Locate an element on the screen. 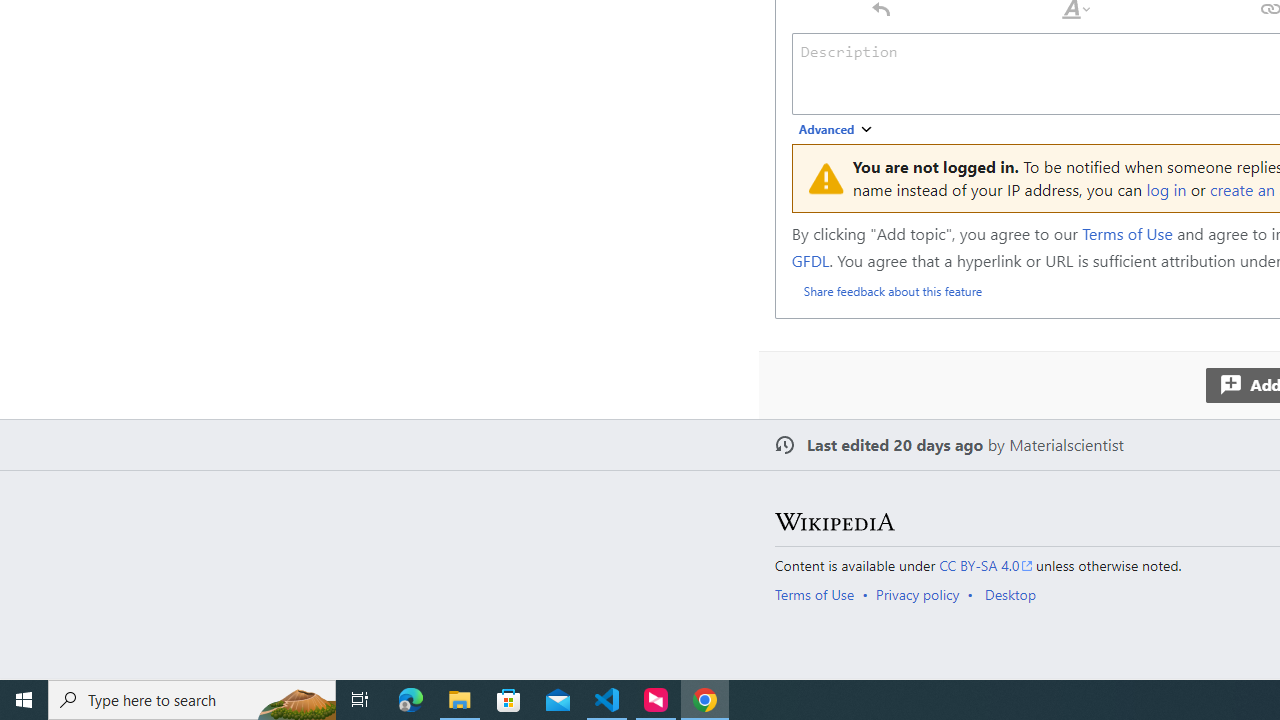 The image size is (1280, 720). 'Desktop' is located at coordinates (1010, 593).